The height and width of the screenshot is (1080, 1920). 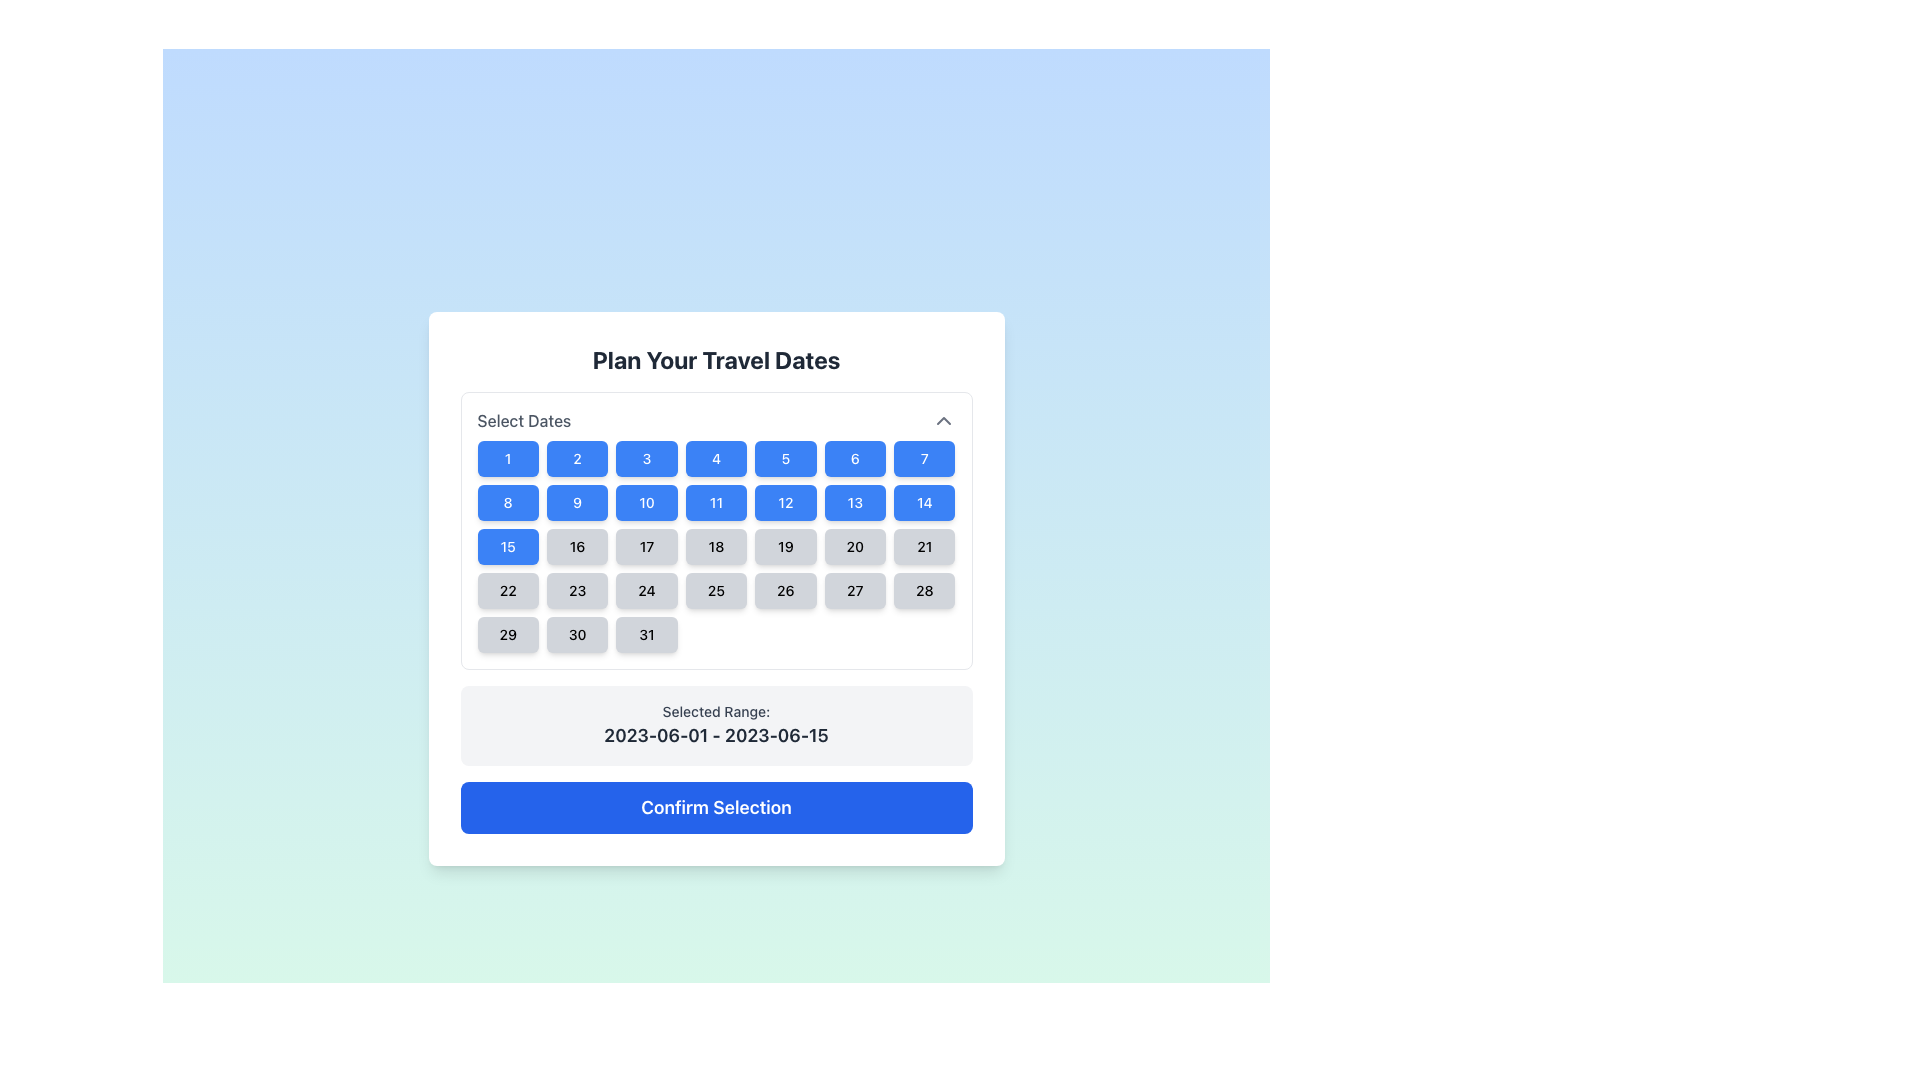 What do you see at coordinates (576, 547) in the screenshot?
I see `the button displaying the number '16' in bold black text, which is located in the third row and second column of the calendar grid` at bounding box center [576, 547].